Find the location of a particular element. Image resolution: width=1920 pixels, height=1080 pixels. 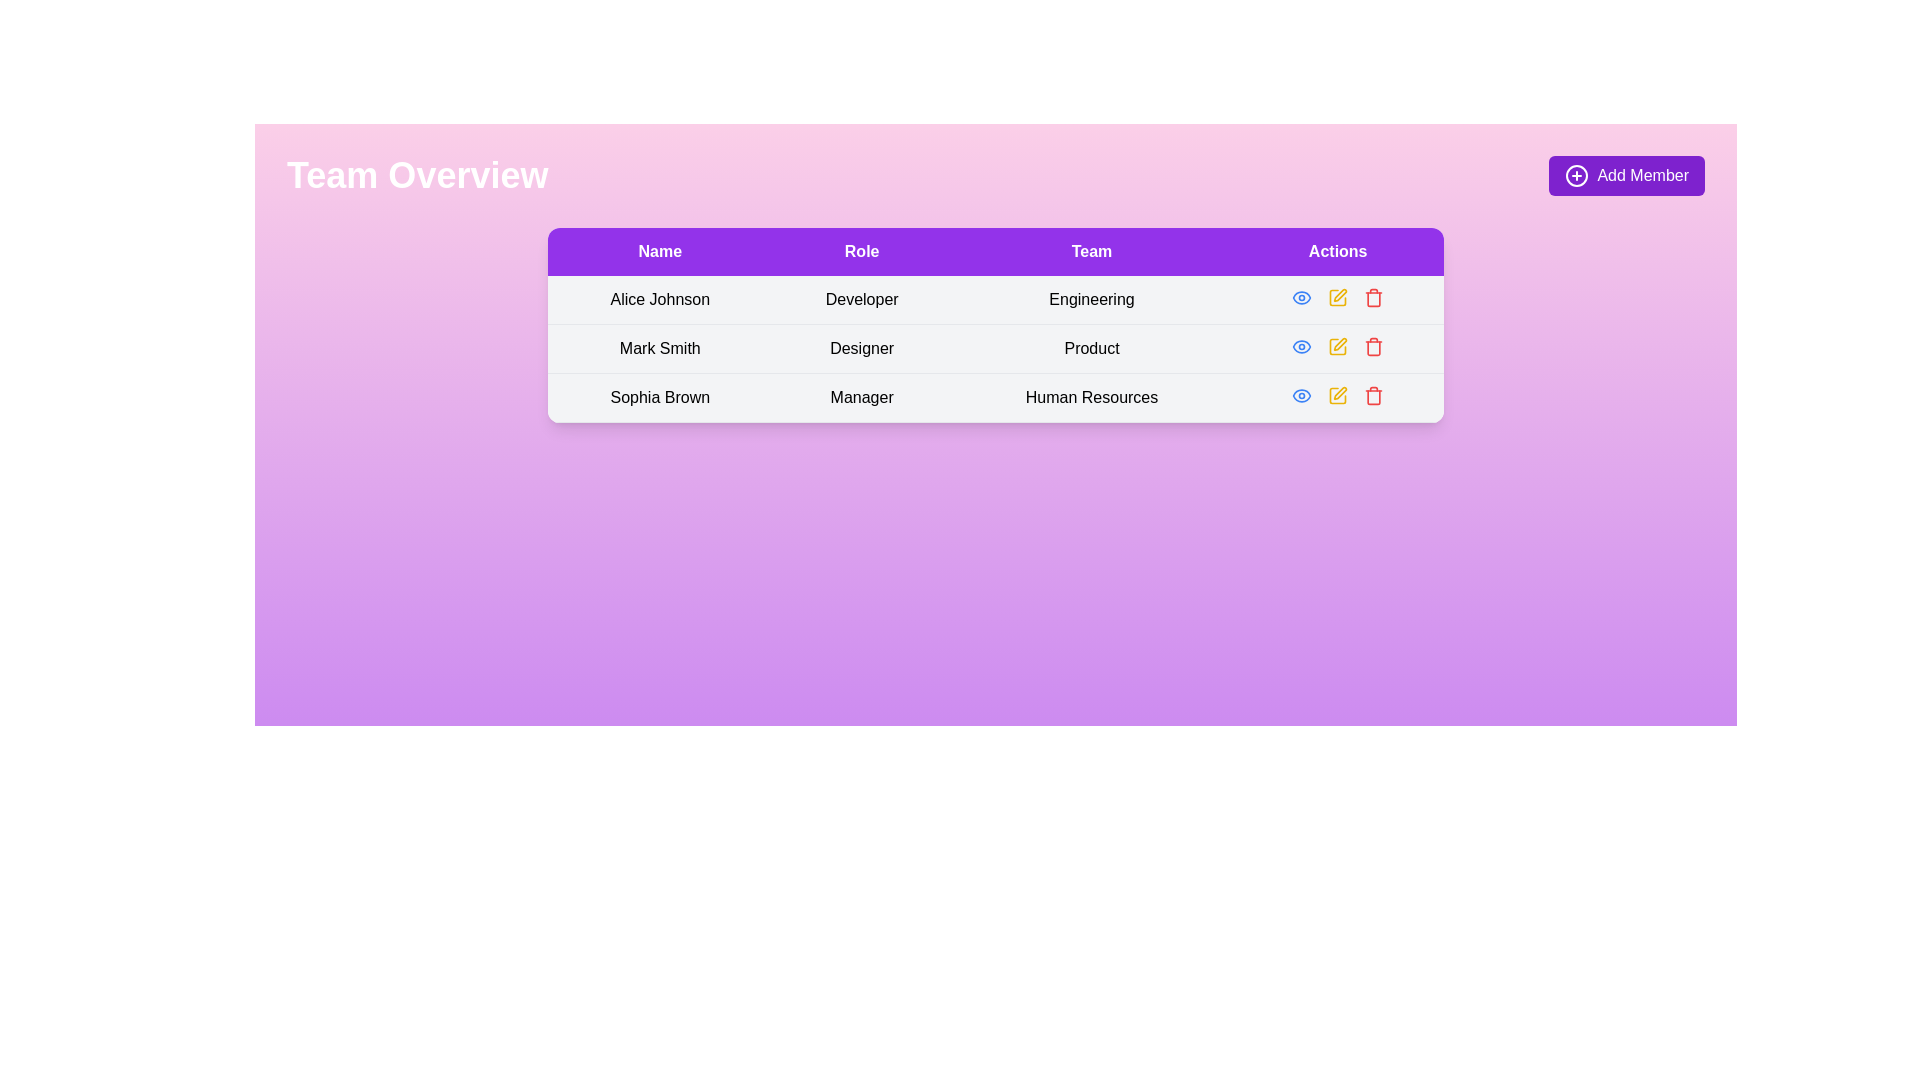

the static text label displaying 'Alice Johnson' located in the top row, first column of a table under the 'Name' header is located at coordinates (660, 300).